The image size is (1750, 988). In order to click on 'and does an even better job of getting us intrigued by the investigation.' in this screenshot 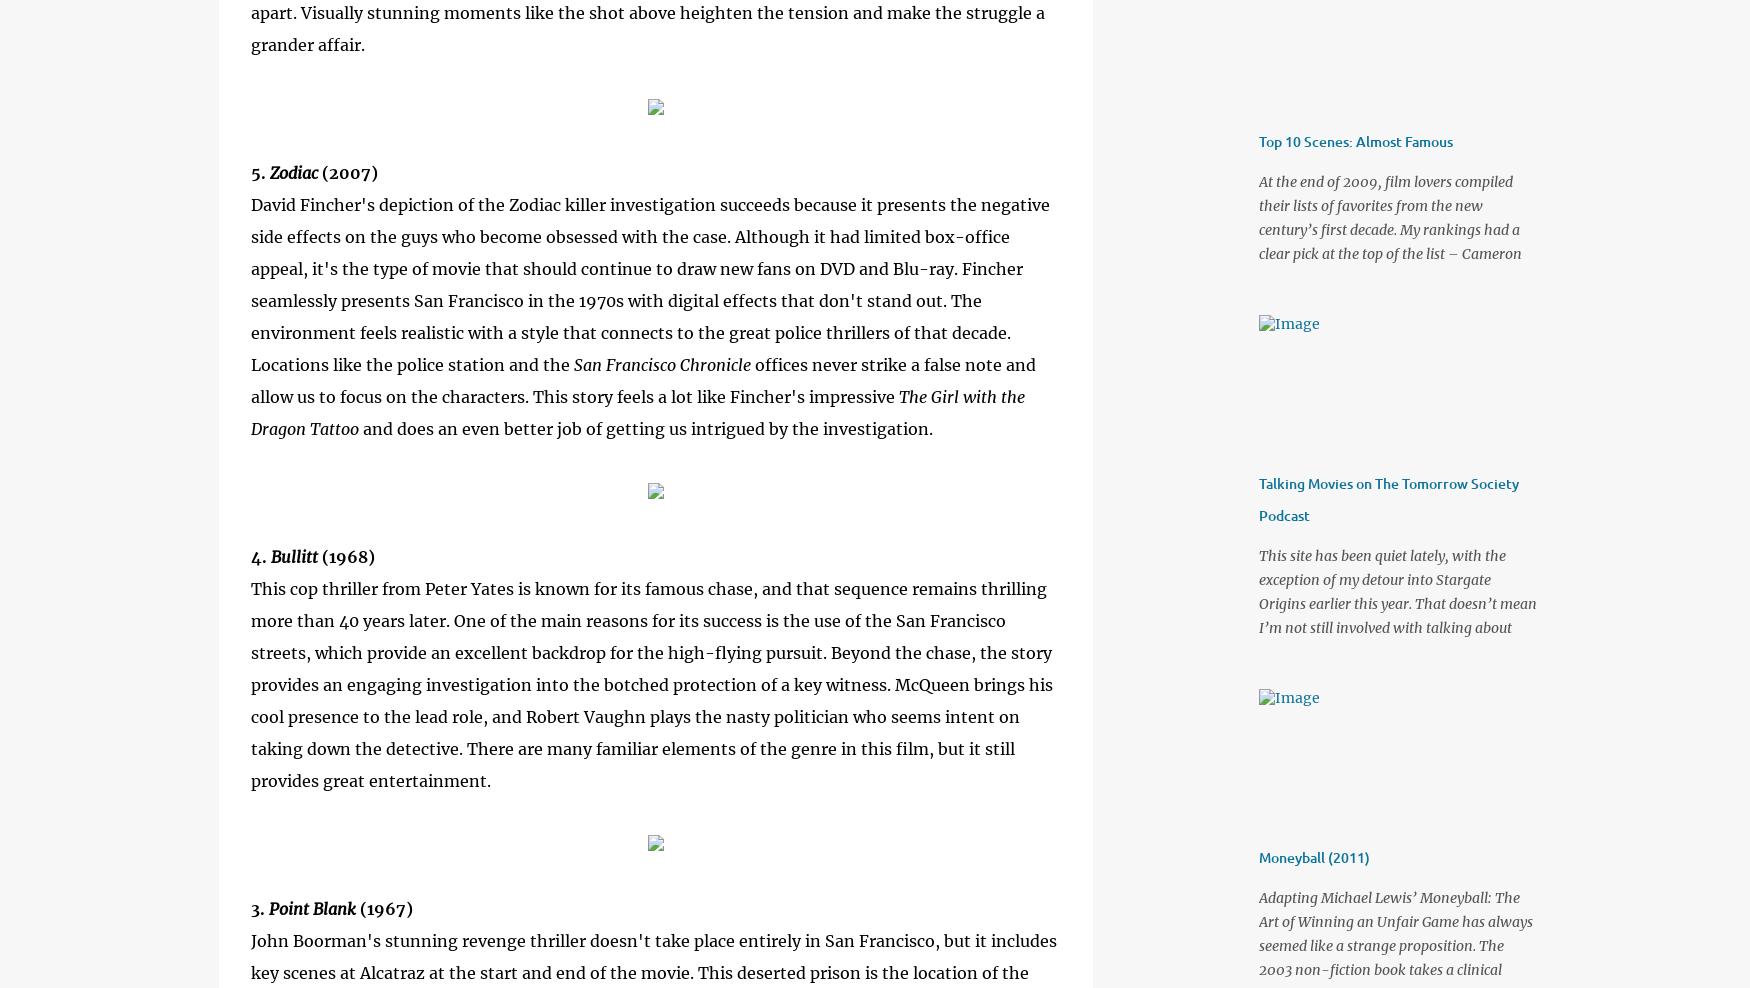, I will do `click(644, 427)`.